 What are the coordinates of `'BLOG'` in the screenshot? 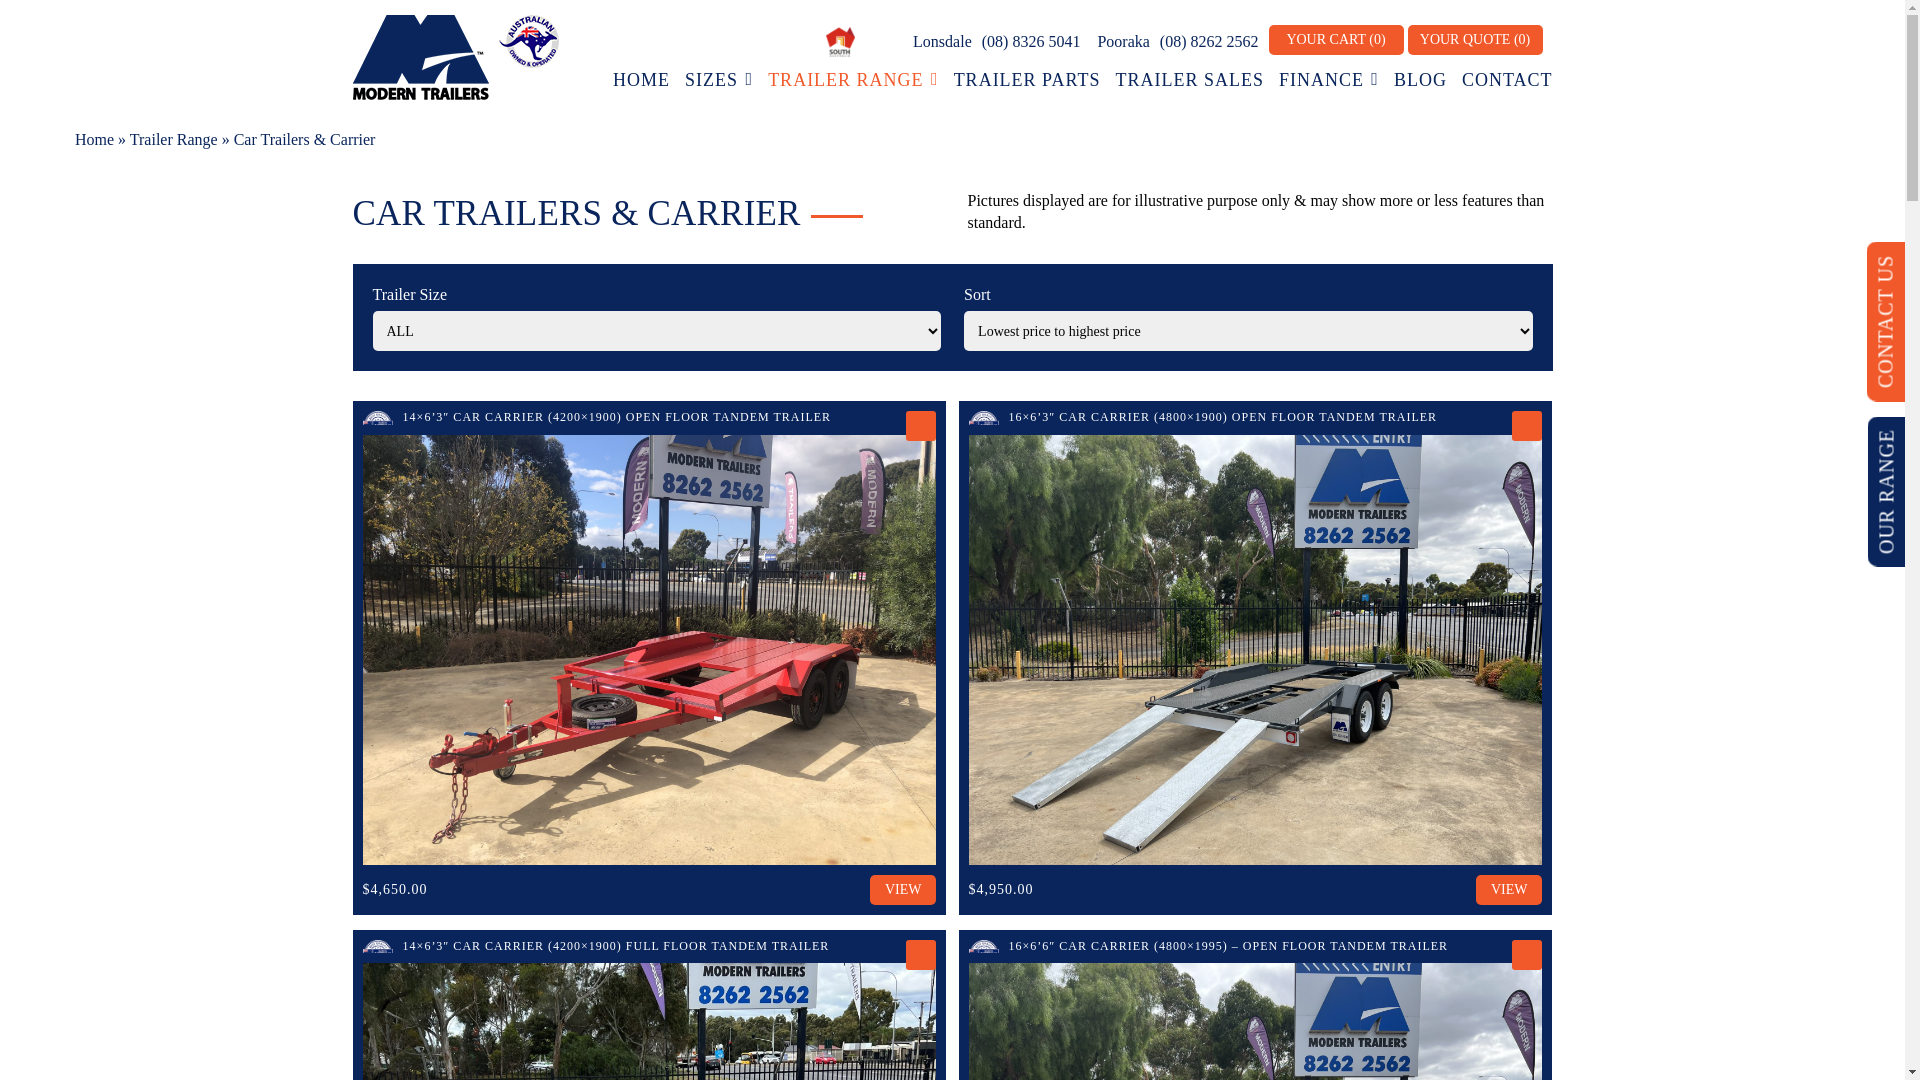 It's located at (1419, 79).